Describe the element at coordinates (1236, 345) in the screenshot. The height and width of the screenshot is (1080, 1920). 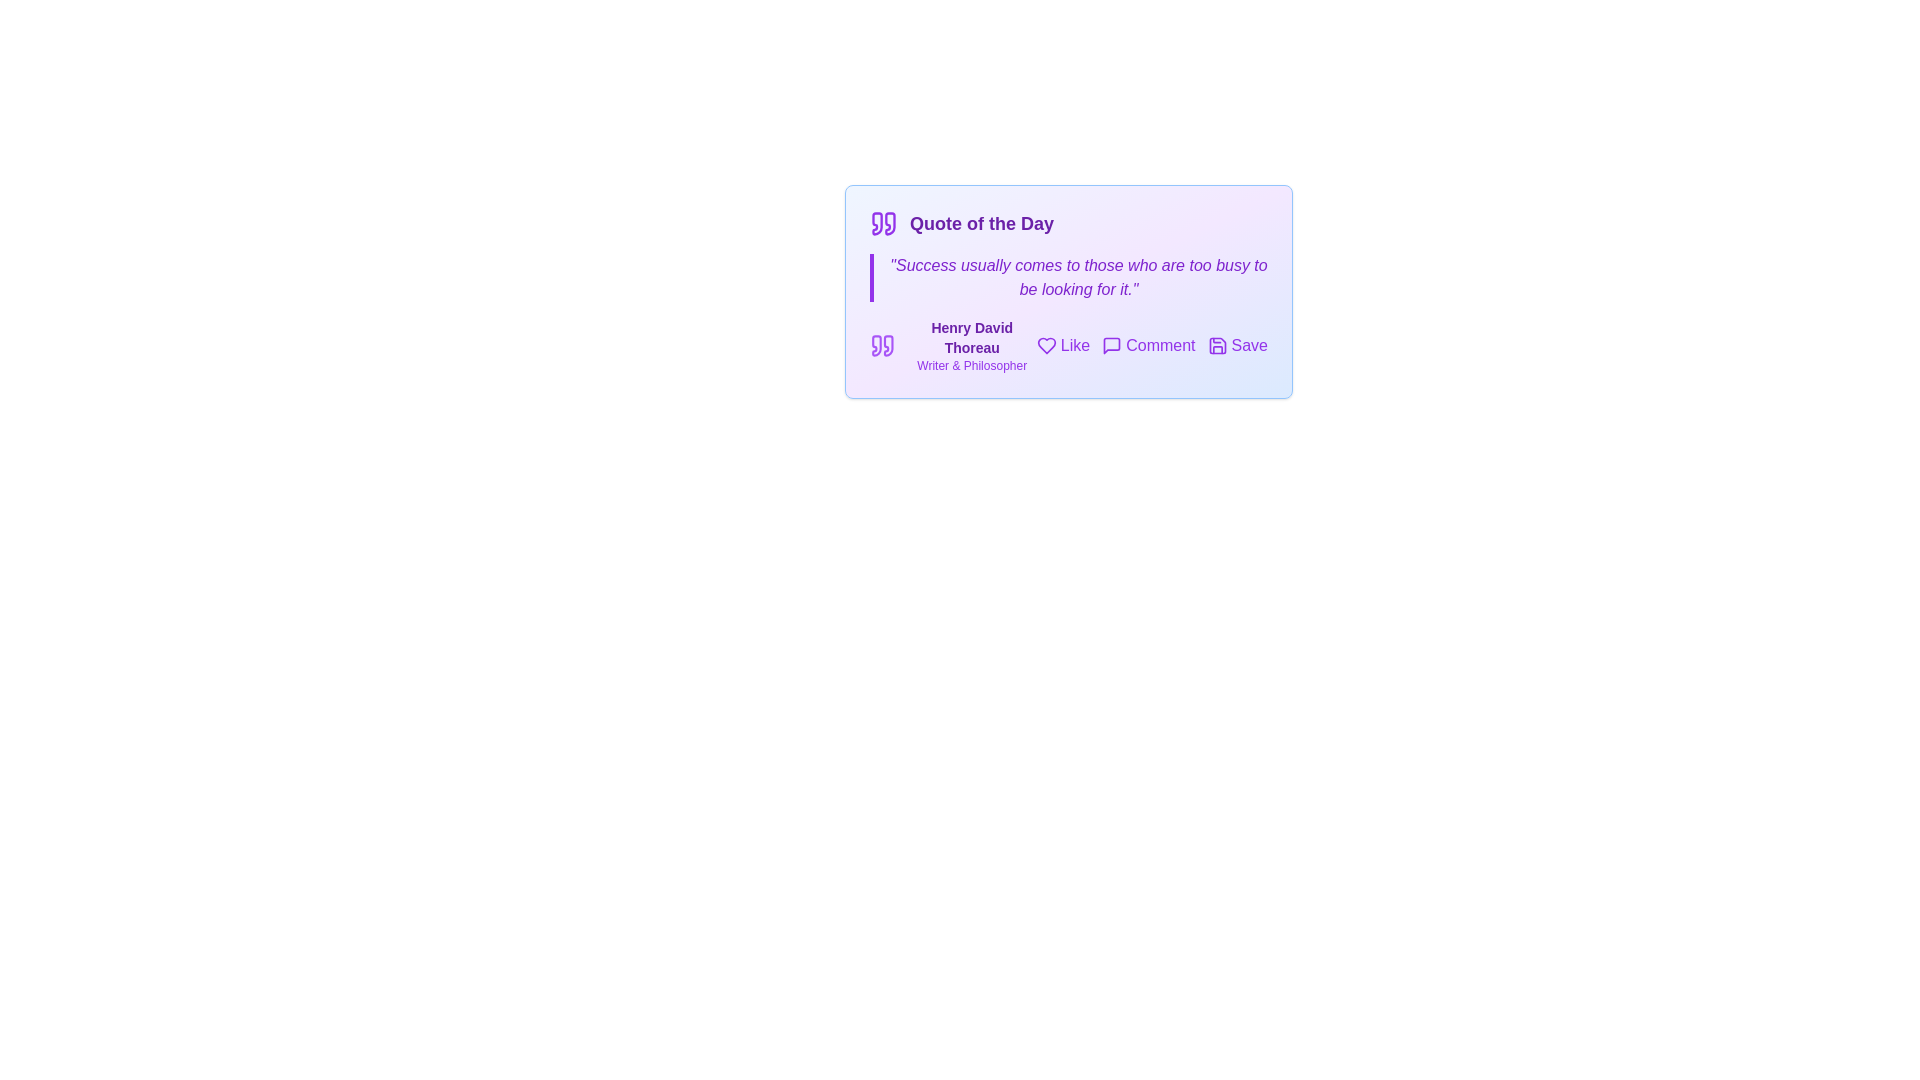
I see `the 'Save' button, which is the third button` at that location.